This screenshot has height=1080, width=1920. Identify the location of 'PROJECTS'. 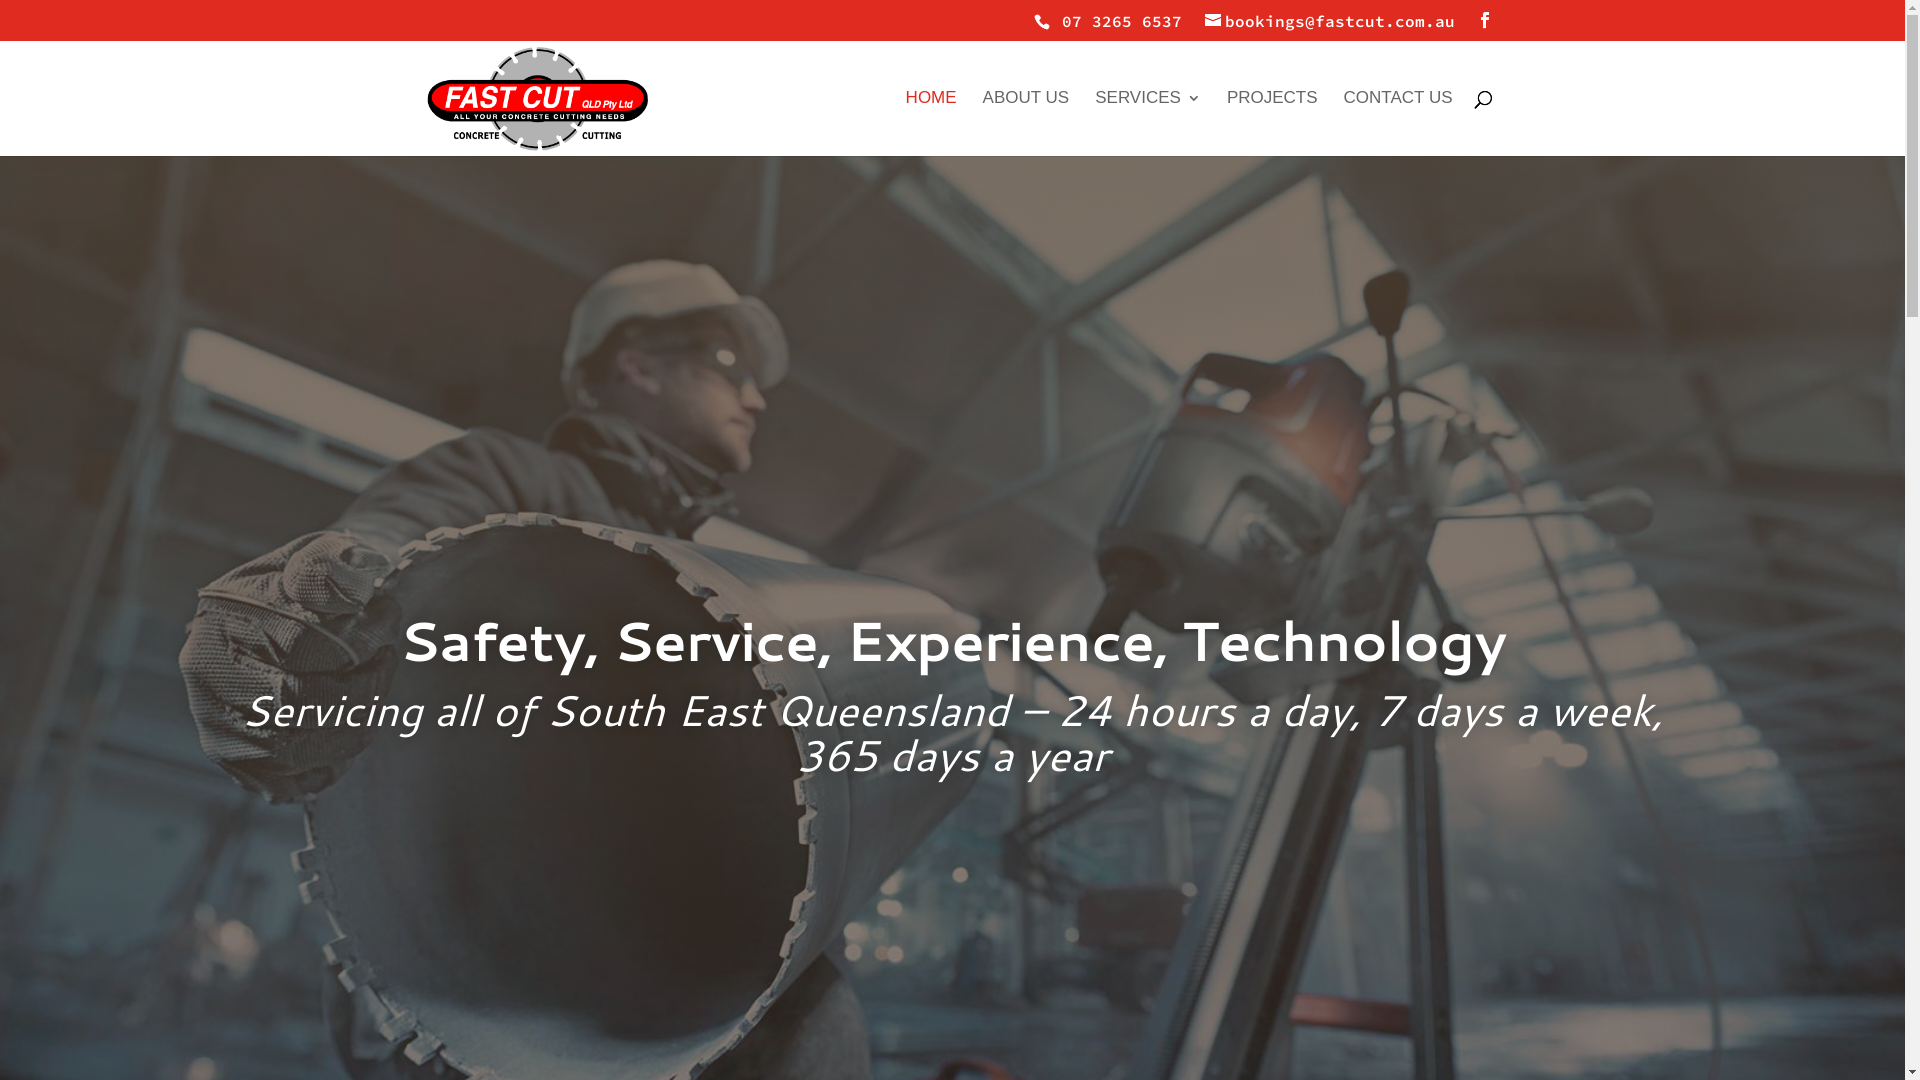
(1226, 123).